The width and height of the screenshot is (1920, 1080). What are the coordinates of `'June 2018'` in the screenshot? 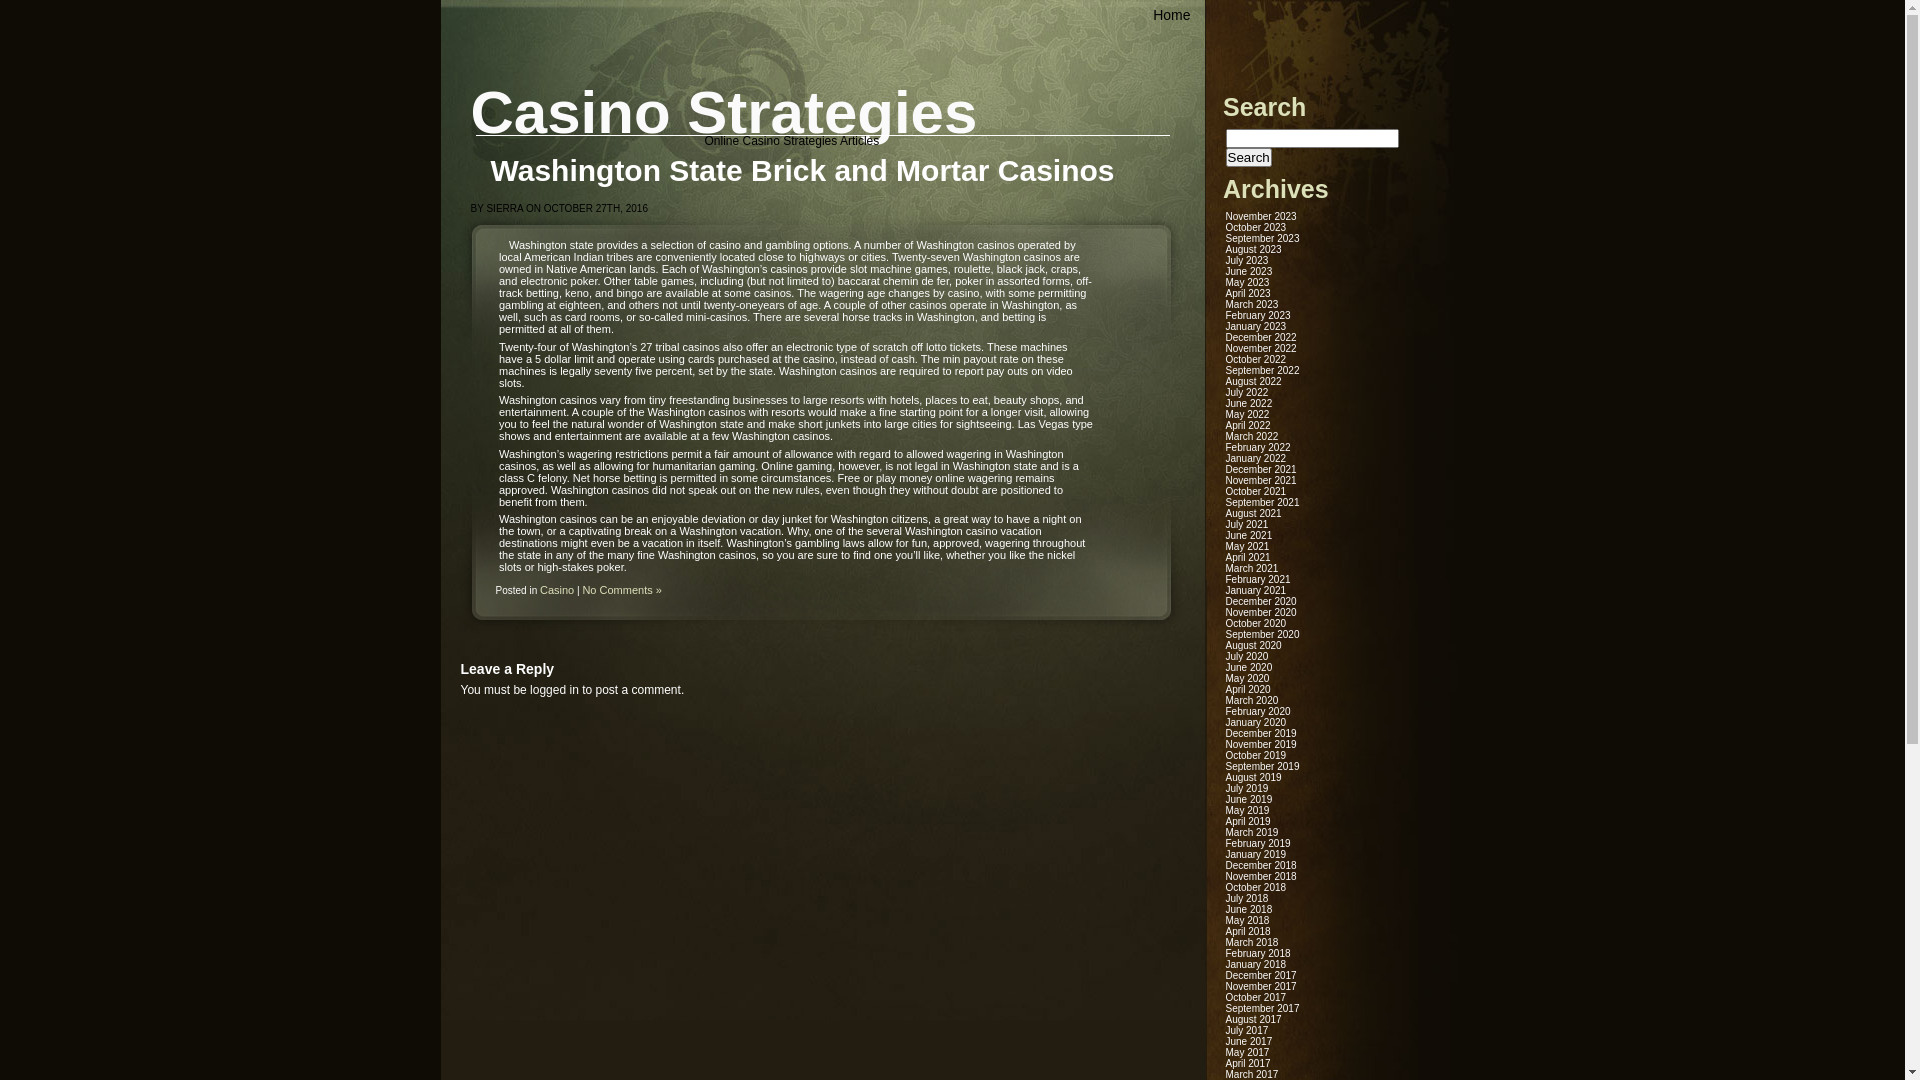 It's located at (1248, 909).